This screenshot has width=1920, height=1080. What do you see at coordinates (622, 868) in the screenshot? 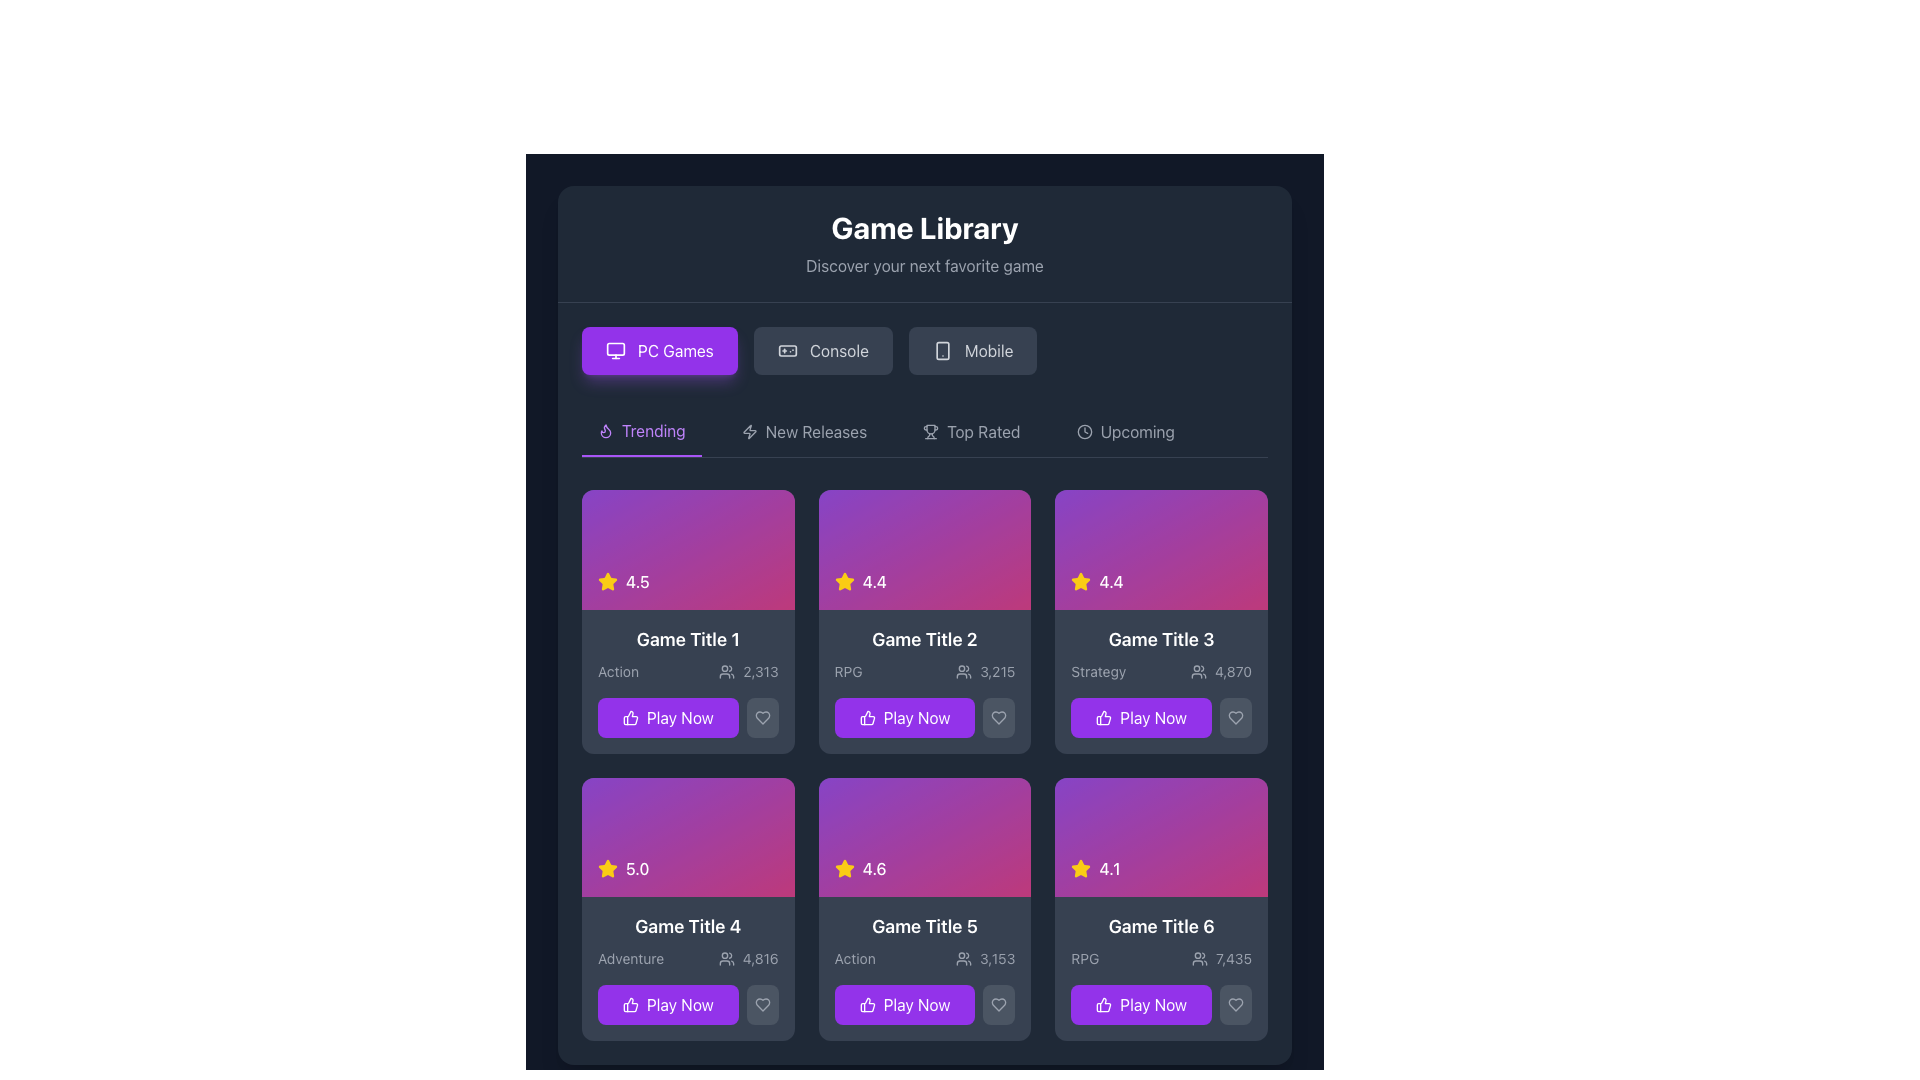
I see `the highlighted yellow star icon and white text reading '5.0' in the rating display section of the fourth card in the second row of the grid layout` at bounding box center [622, 868].